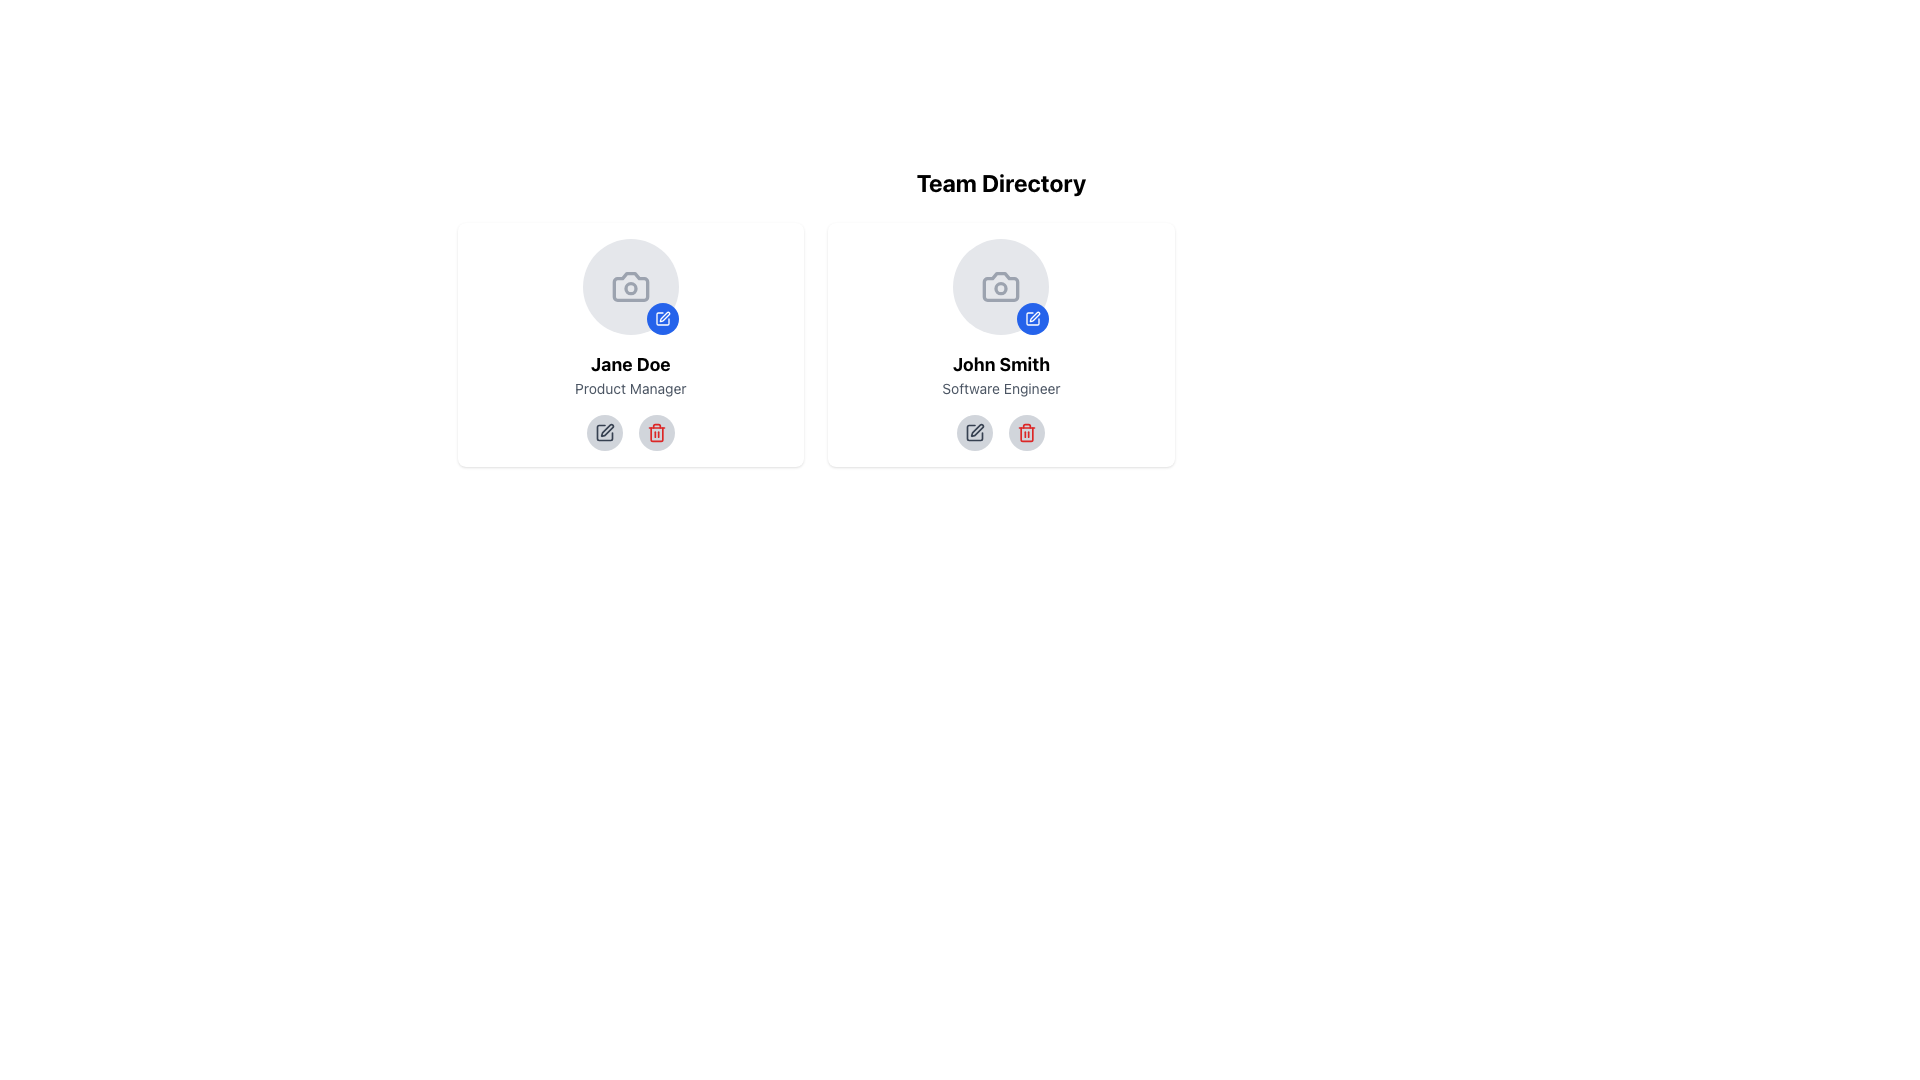 The width and height of the screenshot is (1920, 1080). Describe the element at coordinates (629, 286) in the screenshot. I see `the camera icon within the circular gray button located at the center of the left user's profile card beneath the title 'Jane Doe'` at that location.